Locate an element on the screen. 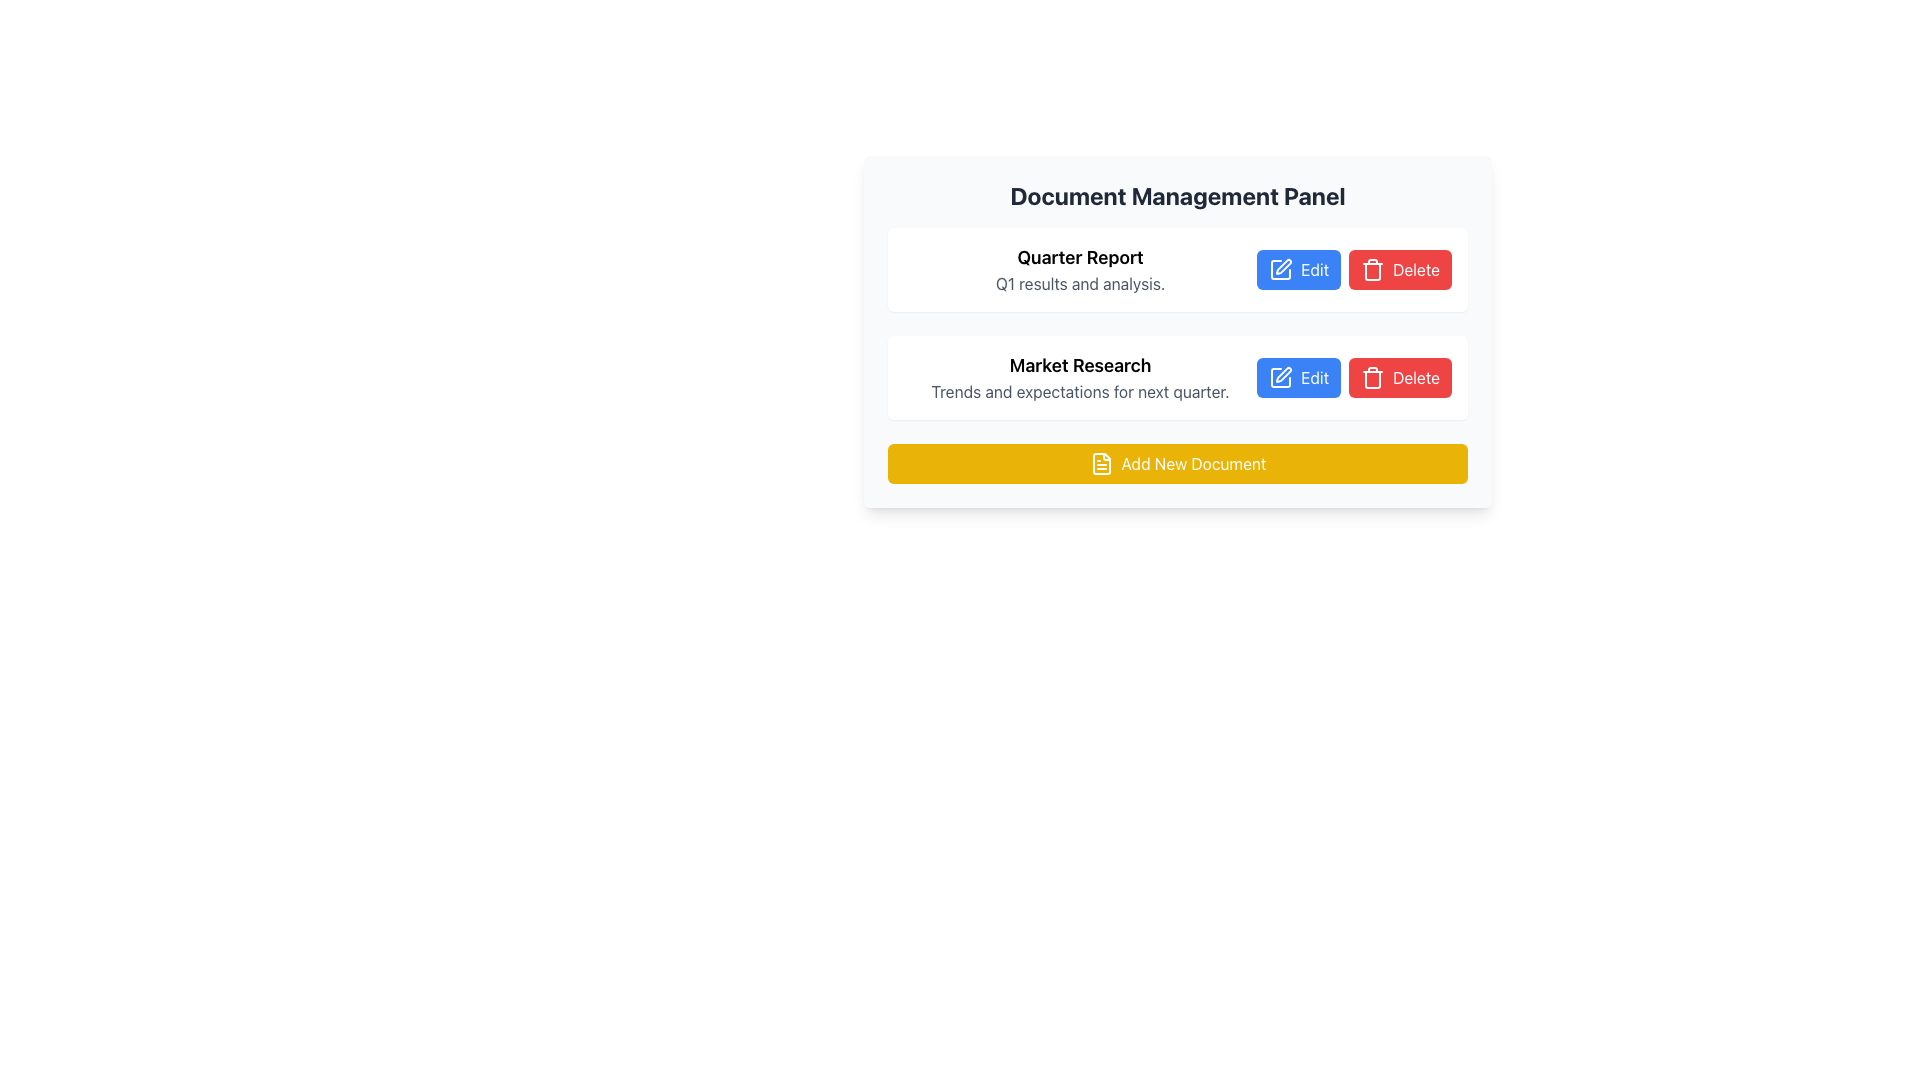  the delete icon located in the upper-right side of the panel next to the edit button is located at coordinates (1371, 378).